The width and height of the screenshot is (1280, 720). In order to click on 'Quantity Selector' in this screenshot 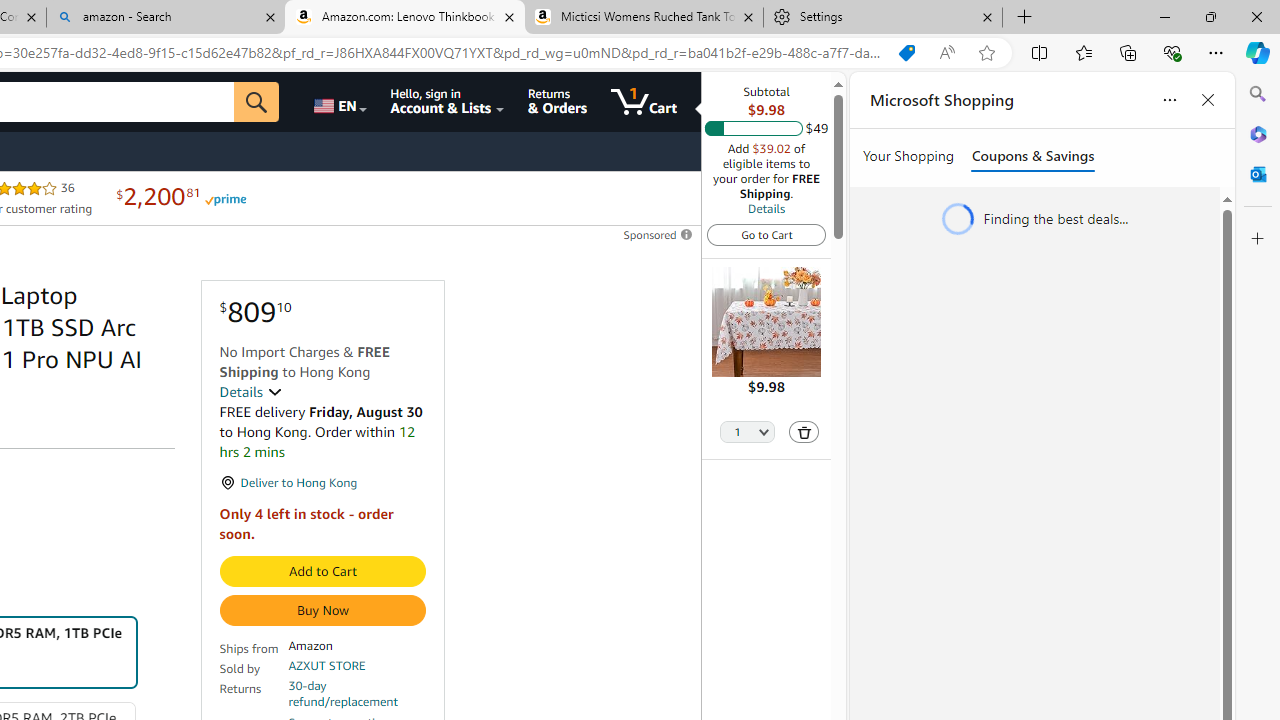, I will do `click(746, 432)`.